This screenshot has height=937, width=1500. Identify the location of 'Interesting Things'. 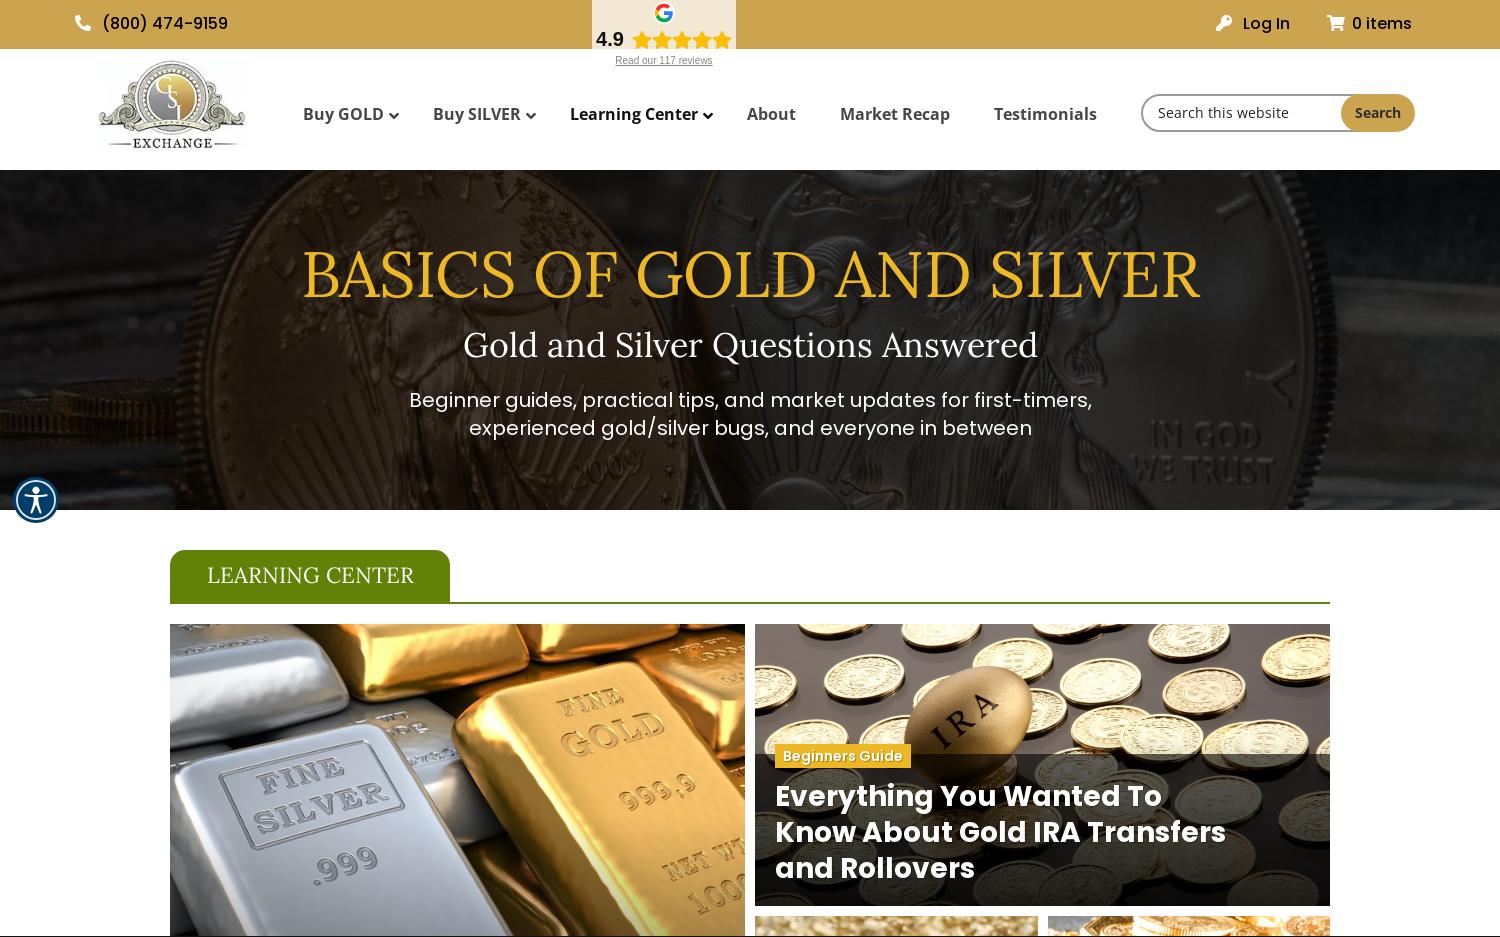
(637, 287).